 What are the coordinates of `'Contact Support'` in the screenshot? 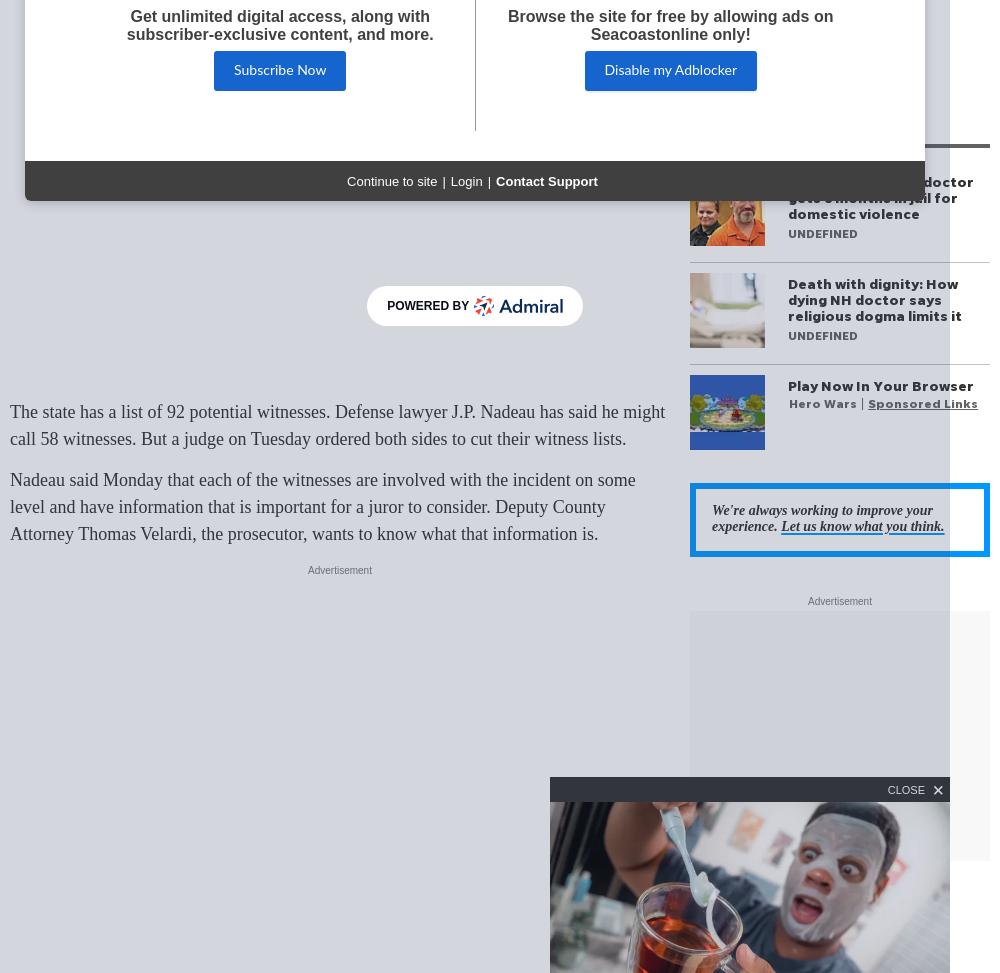 It's located at (546, 180).